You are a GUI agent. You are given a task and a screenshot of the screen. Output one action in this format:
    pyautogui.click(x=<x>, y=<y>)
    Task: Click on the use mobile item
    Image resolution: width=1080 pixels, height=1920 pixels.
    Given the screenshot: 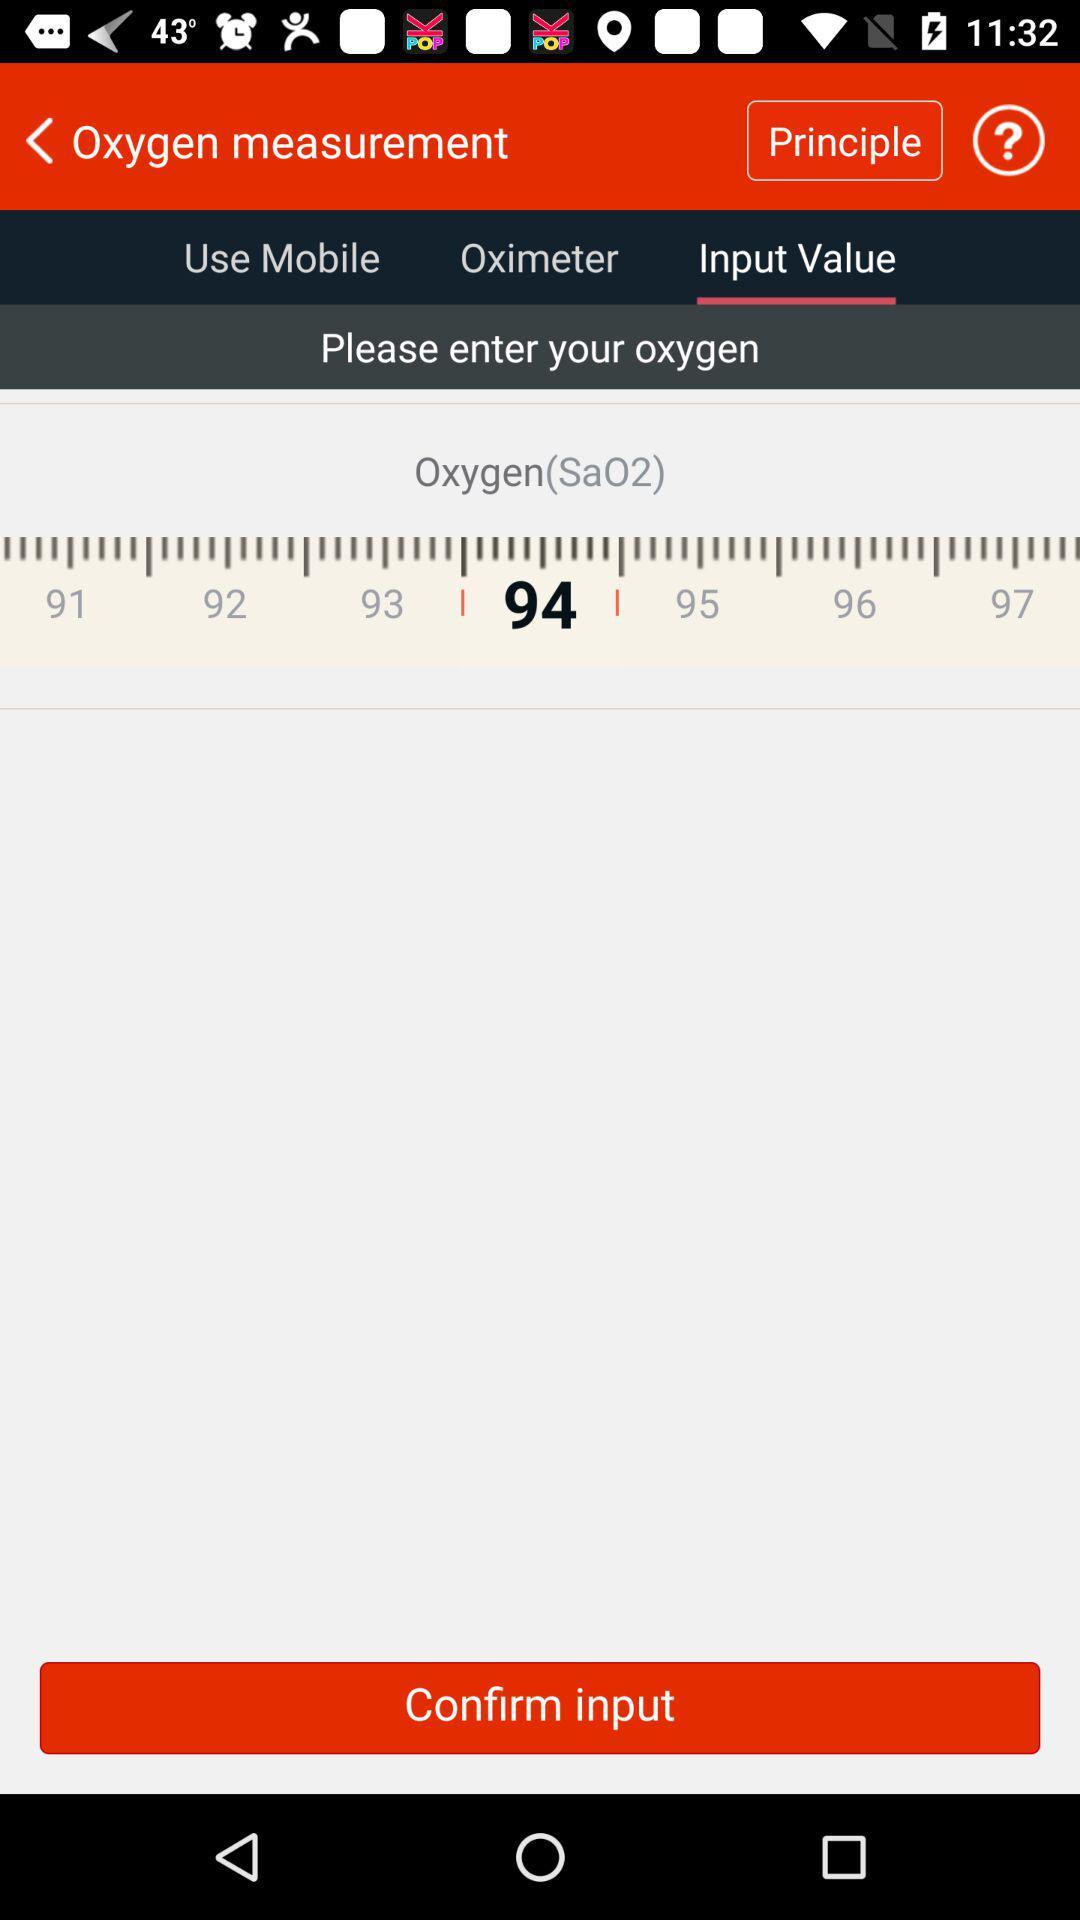 What is the action you would take?
    pyautogui.click(x=281, y=256)
    